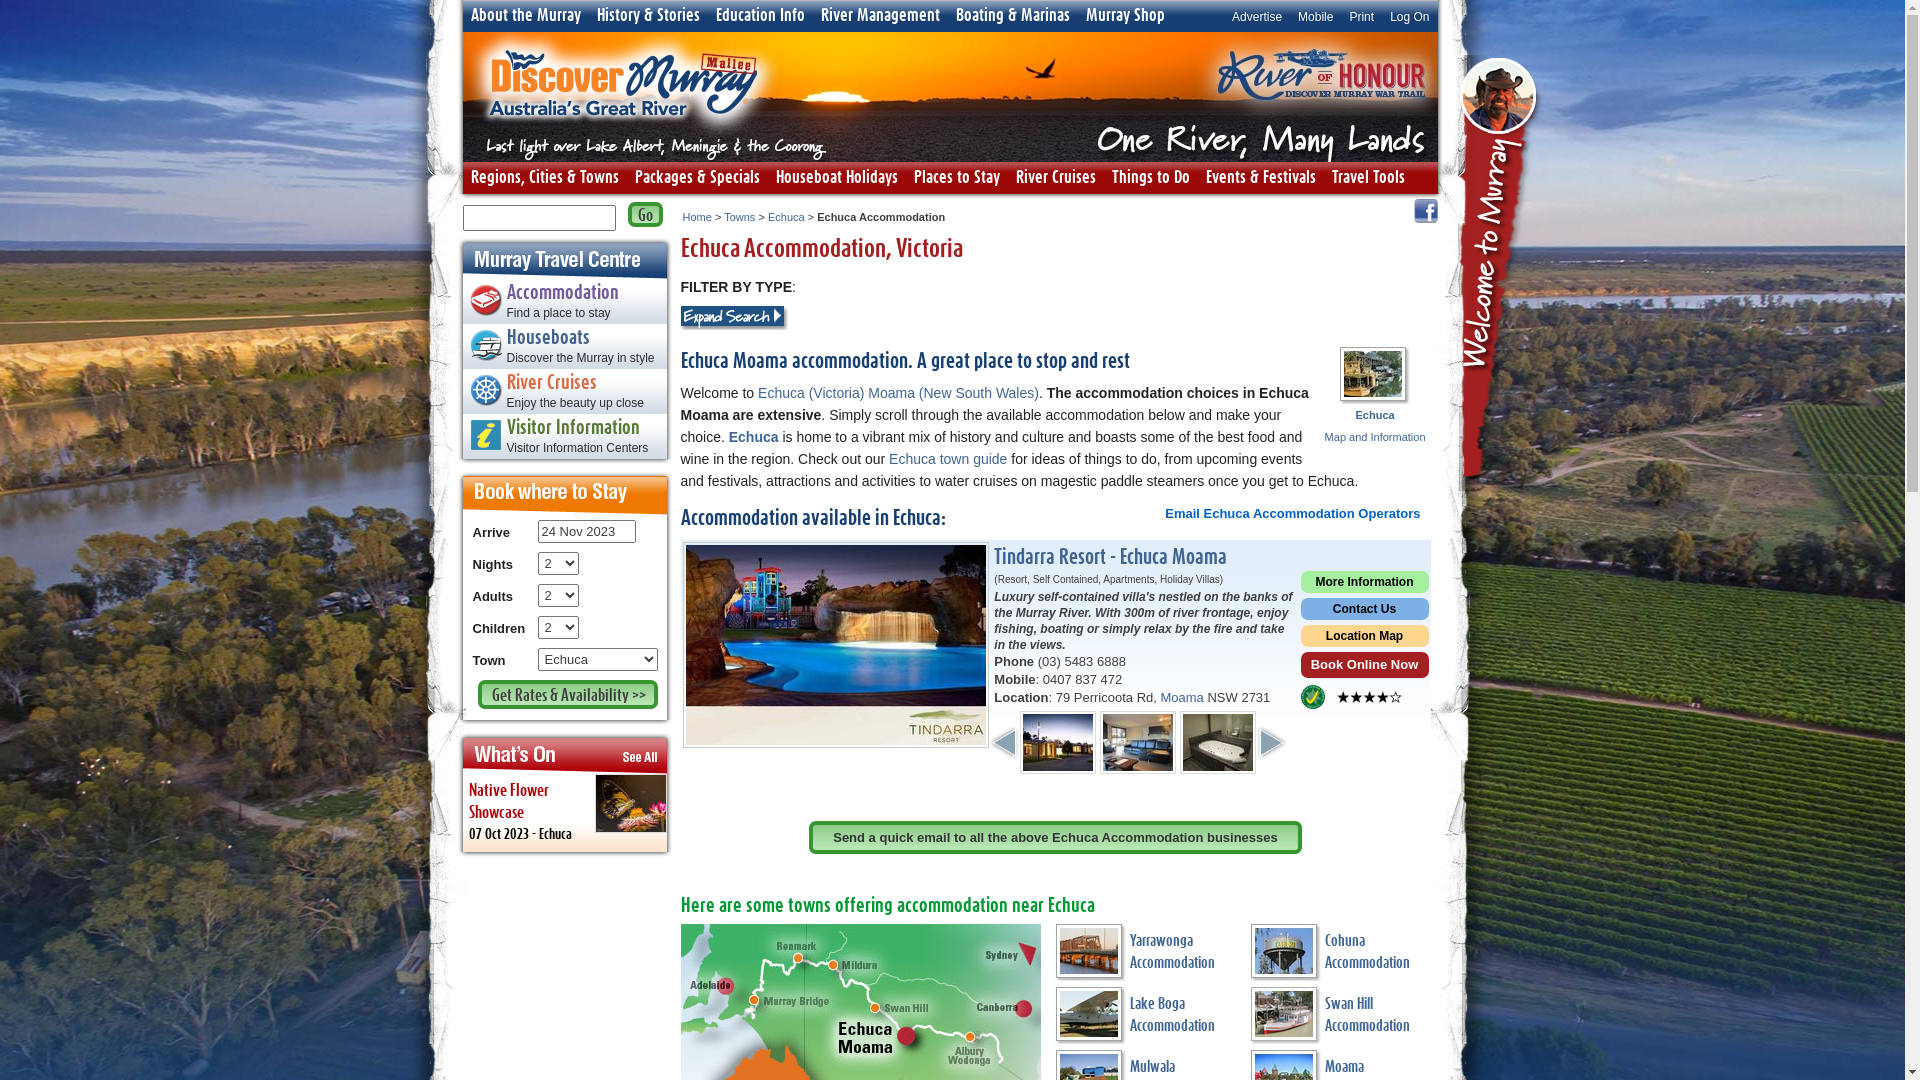  What do you see at coordinates (1362, 638) in the screenshot?
I see `'Location Map'` at bounding box center [1362, 638].